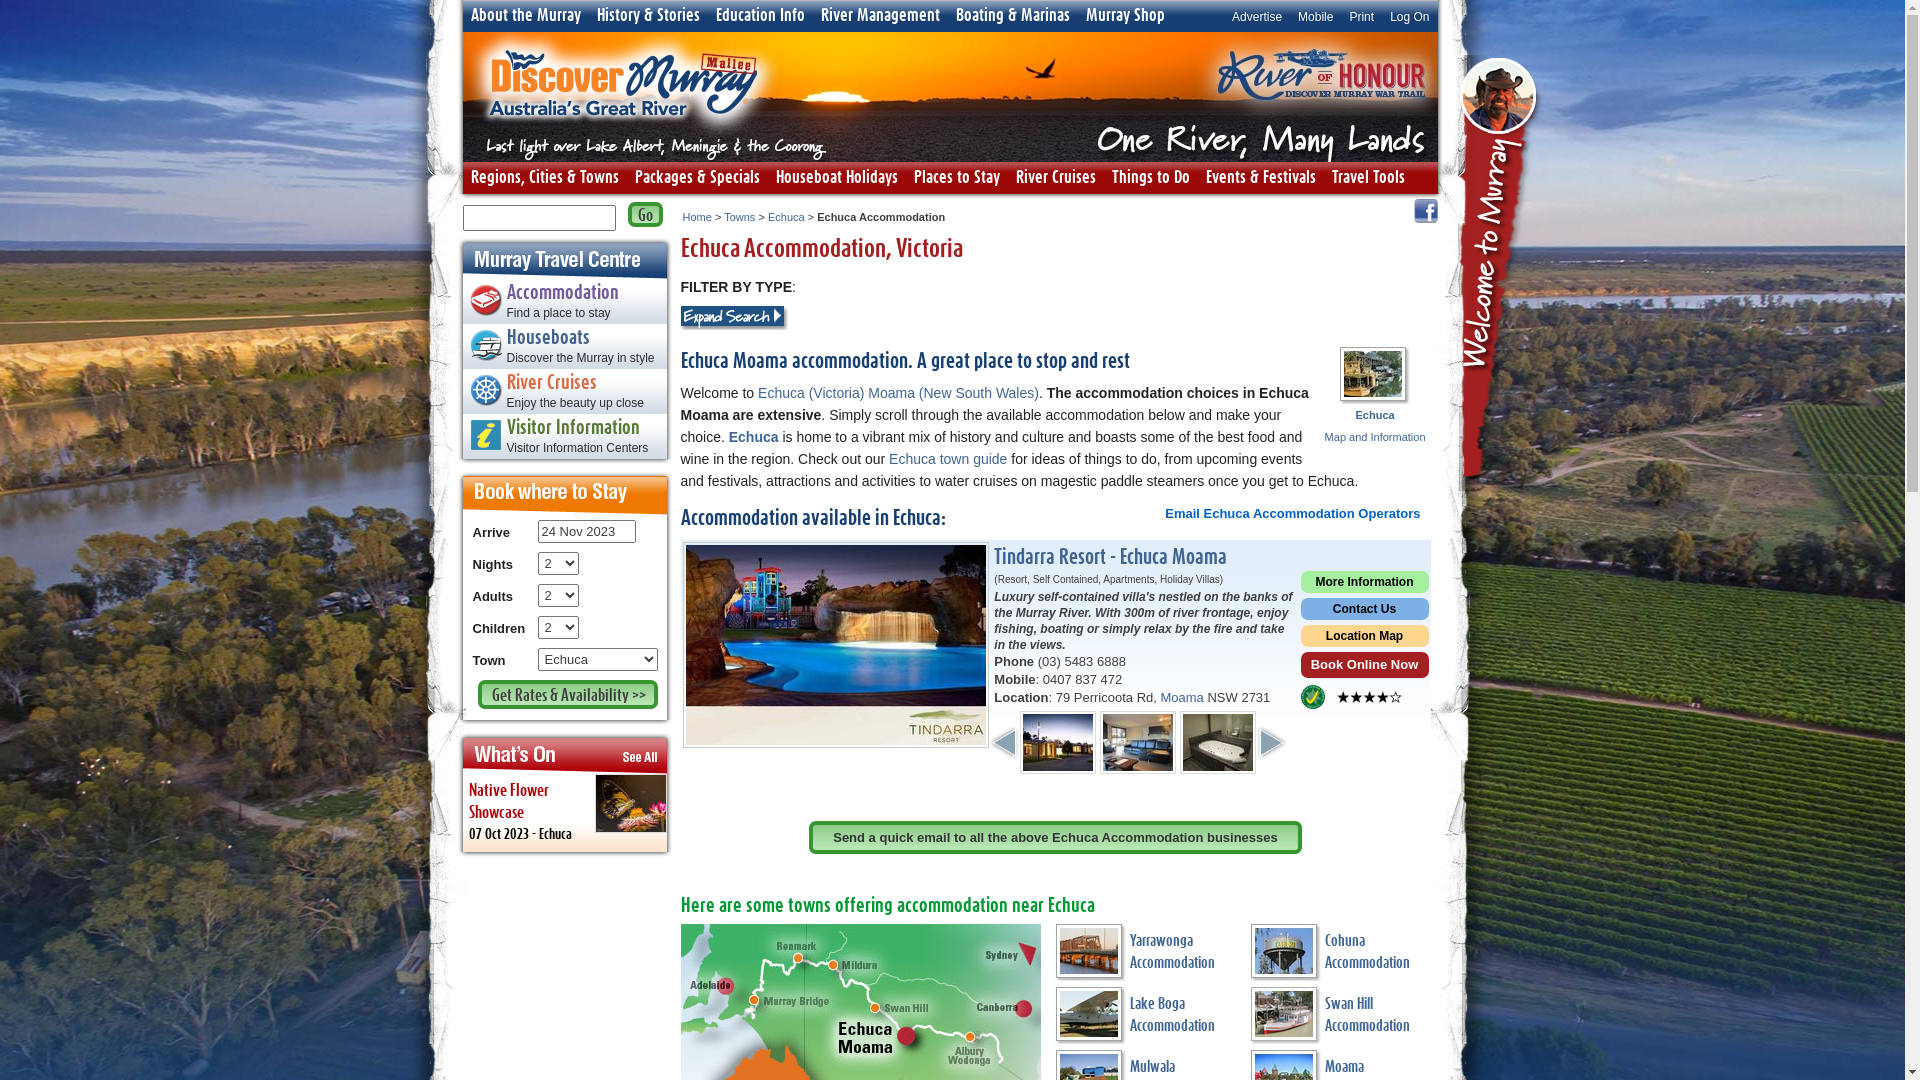  What do you see at coordinates (1362, 638) in the screenshot?
I see `'Location Map'` at bounding box center [1362, 638].